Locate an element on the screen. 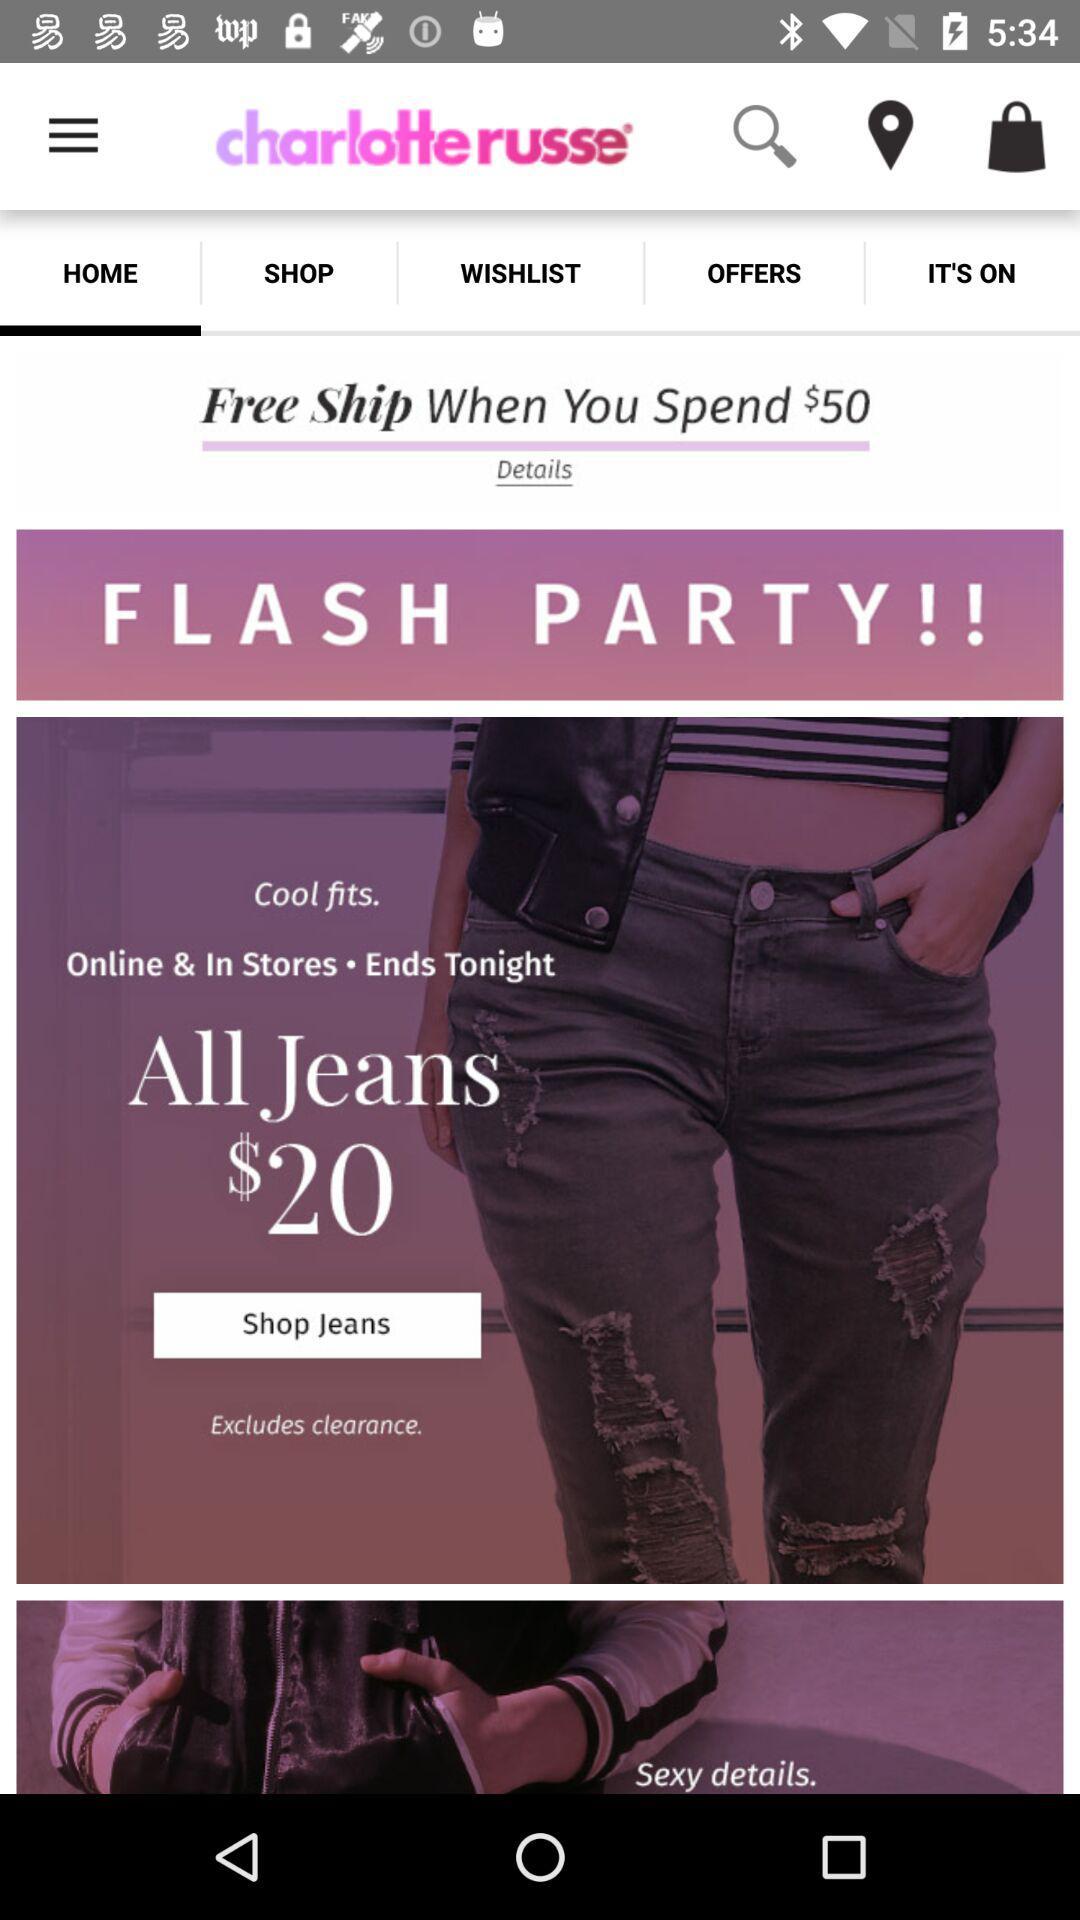  item to the left of the offers icon is located at coordinates (519, 272).